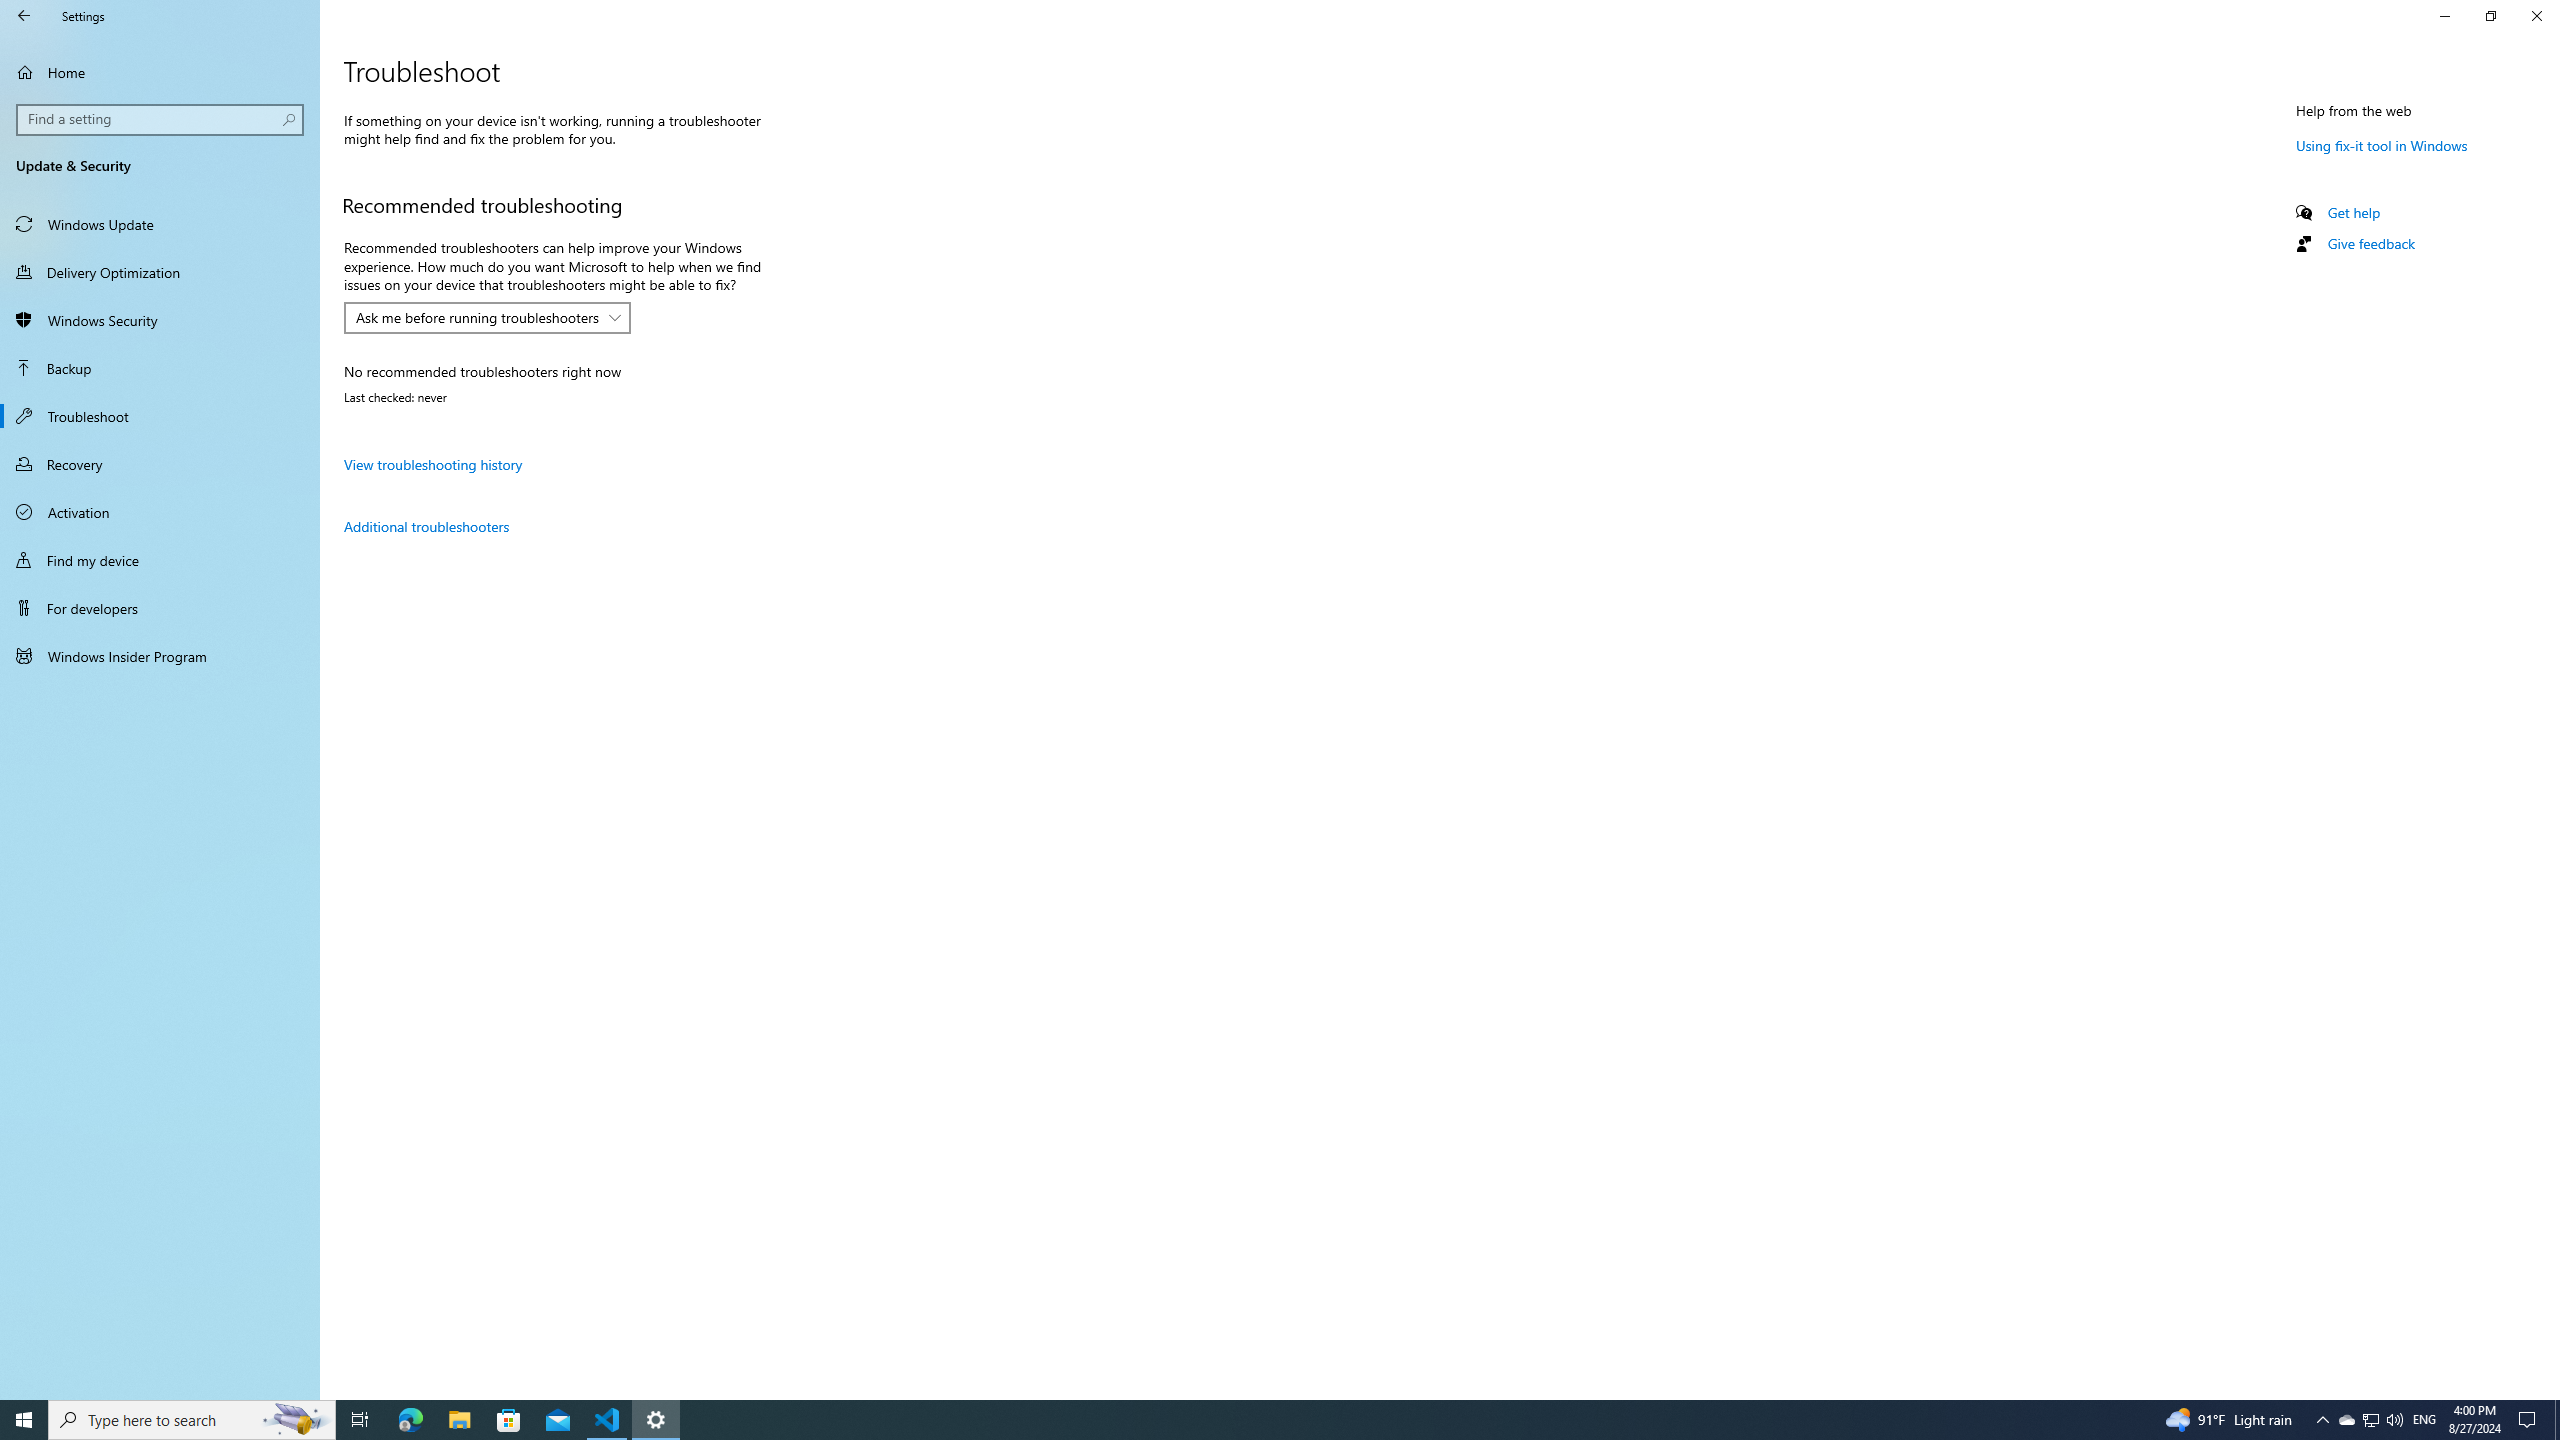 This screenshot has width=2560, height=1440. What do you see at coordinates (2369, 242) in the screenshot?
I see `'Give feedback'` at bounding box center [2369, 242].